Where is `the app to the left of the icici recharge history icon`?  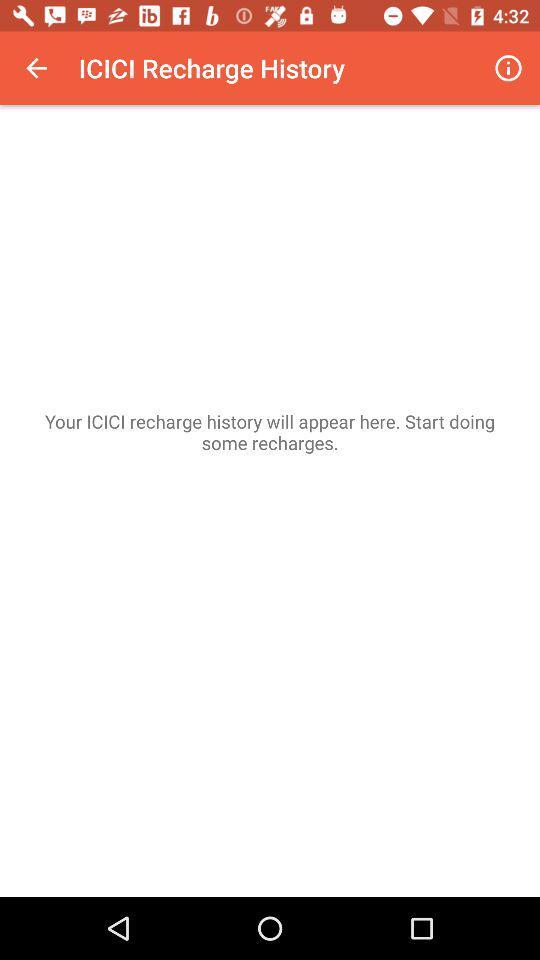
the app to the left of the icici recharge history icon is located at coordinates (36, 68).